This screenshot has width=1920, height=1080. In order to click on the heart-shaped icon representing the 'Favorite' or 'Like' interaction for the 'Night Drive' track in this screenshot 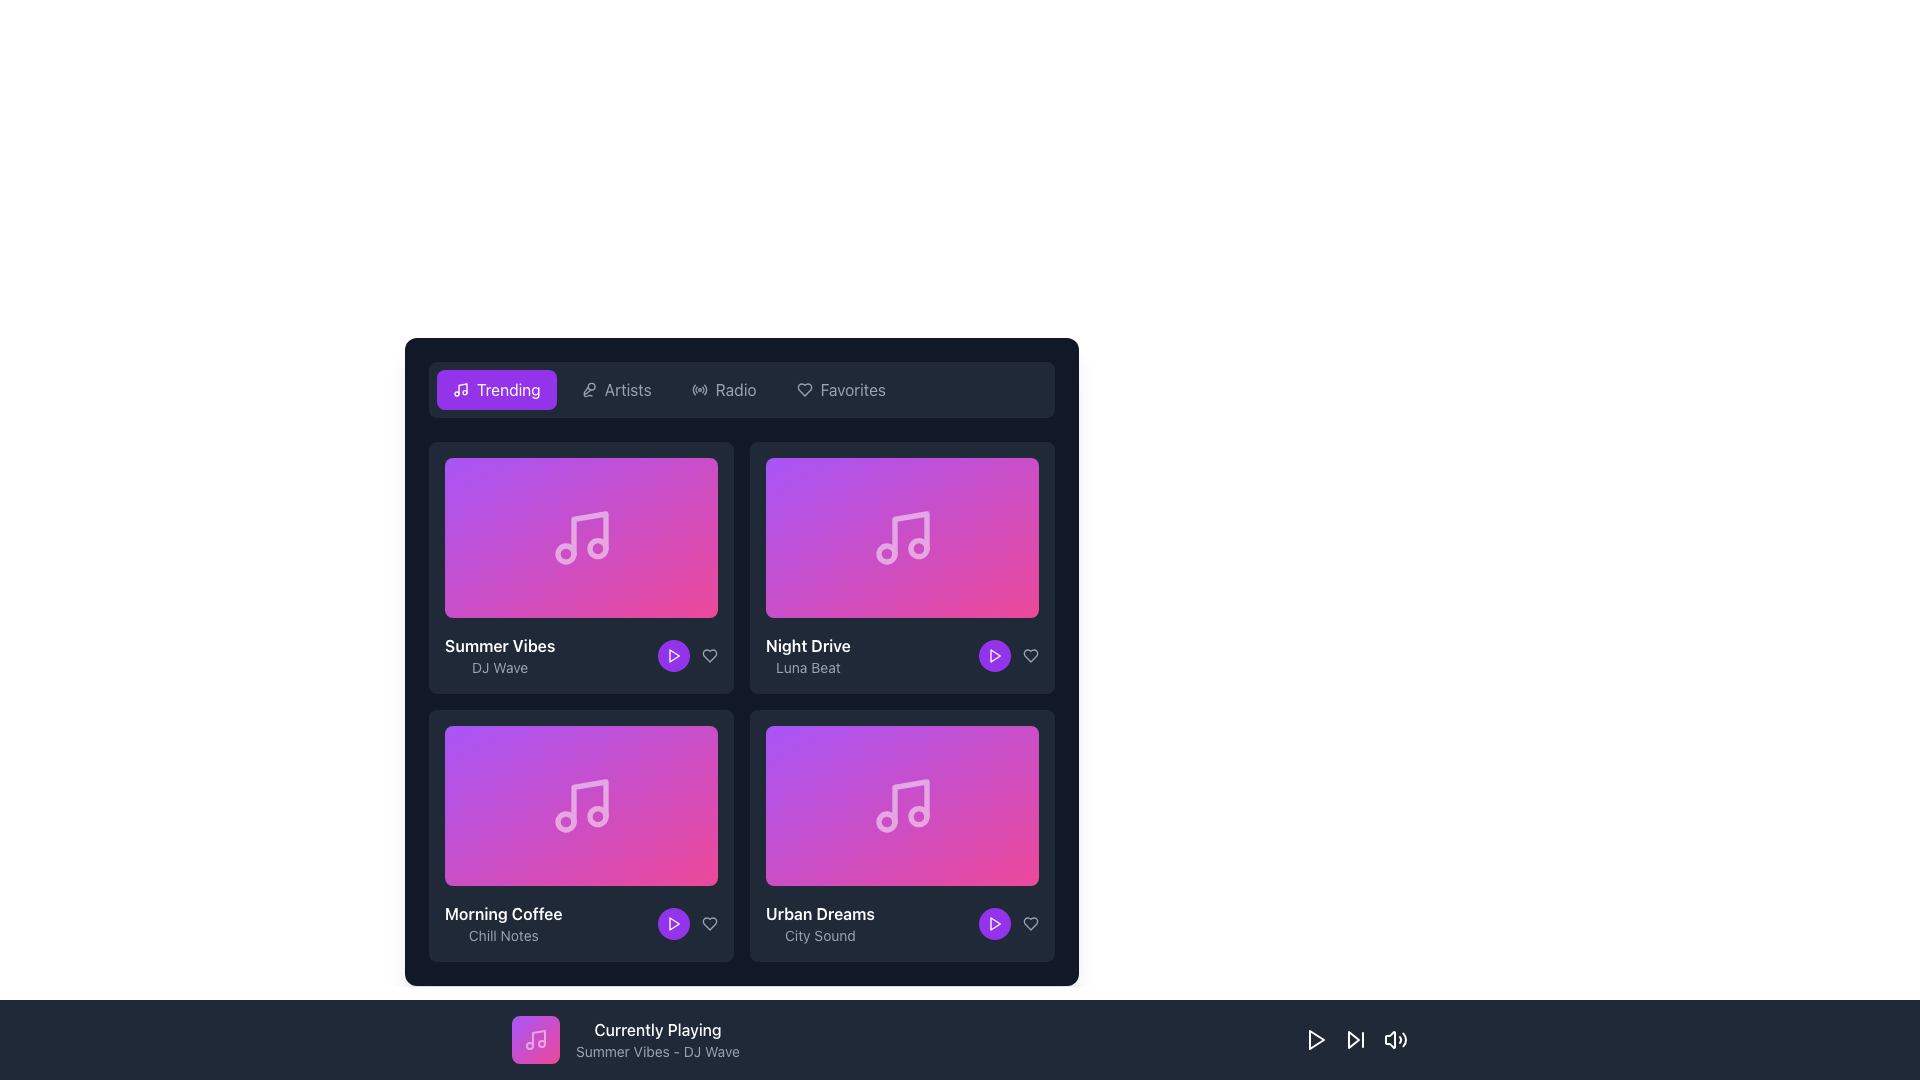, I will do `click(804, 389)`.